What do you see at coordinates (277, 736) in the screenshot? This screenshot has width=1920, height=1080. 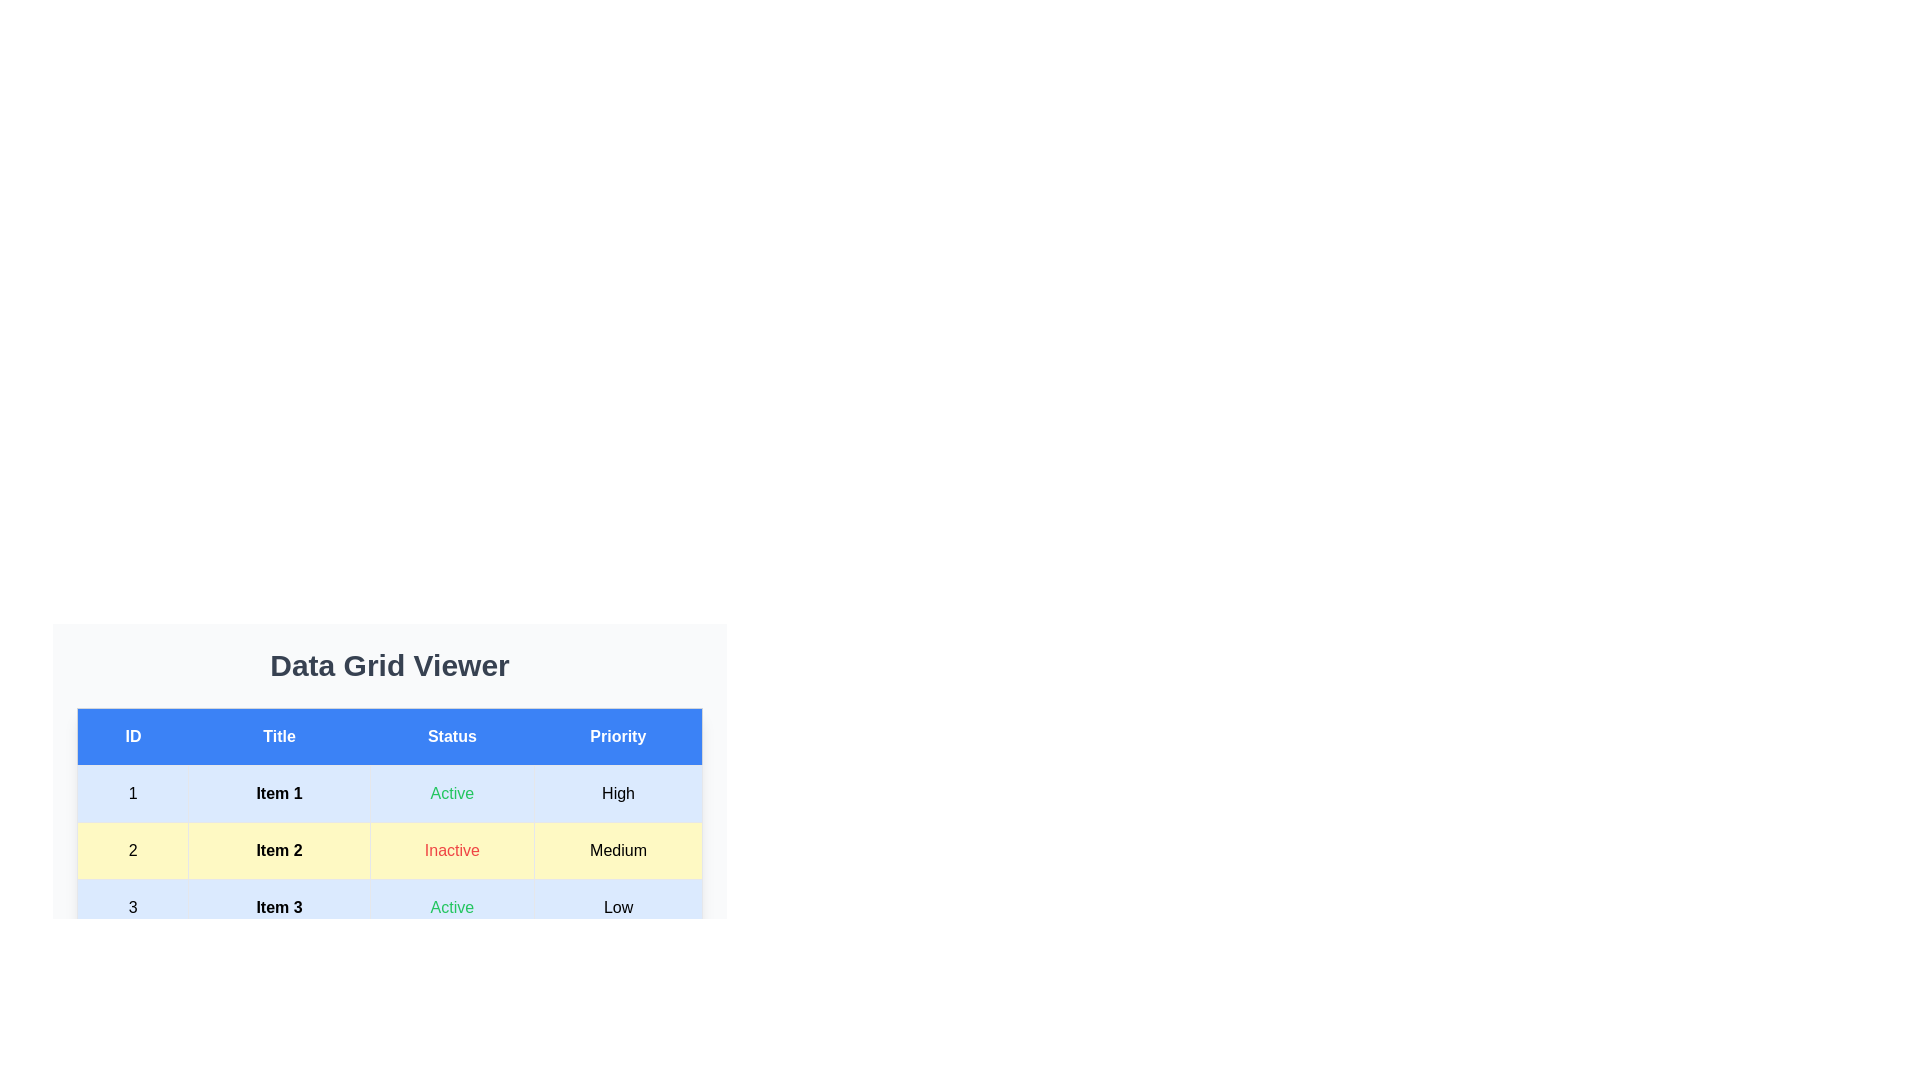 I see `the column header Title to sort the table by that column` at bounding box center [277, 736].